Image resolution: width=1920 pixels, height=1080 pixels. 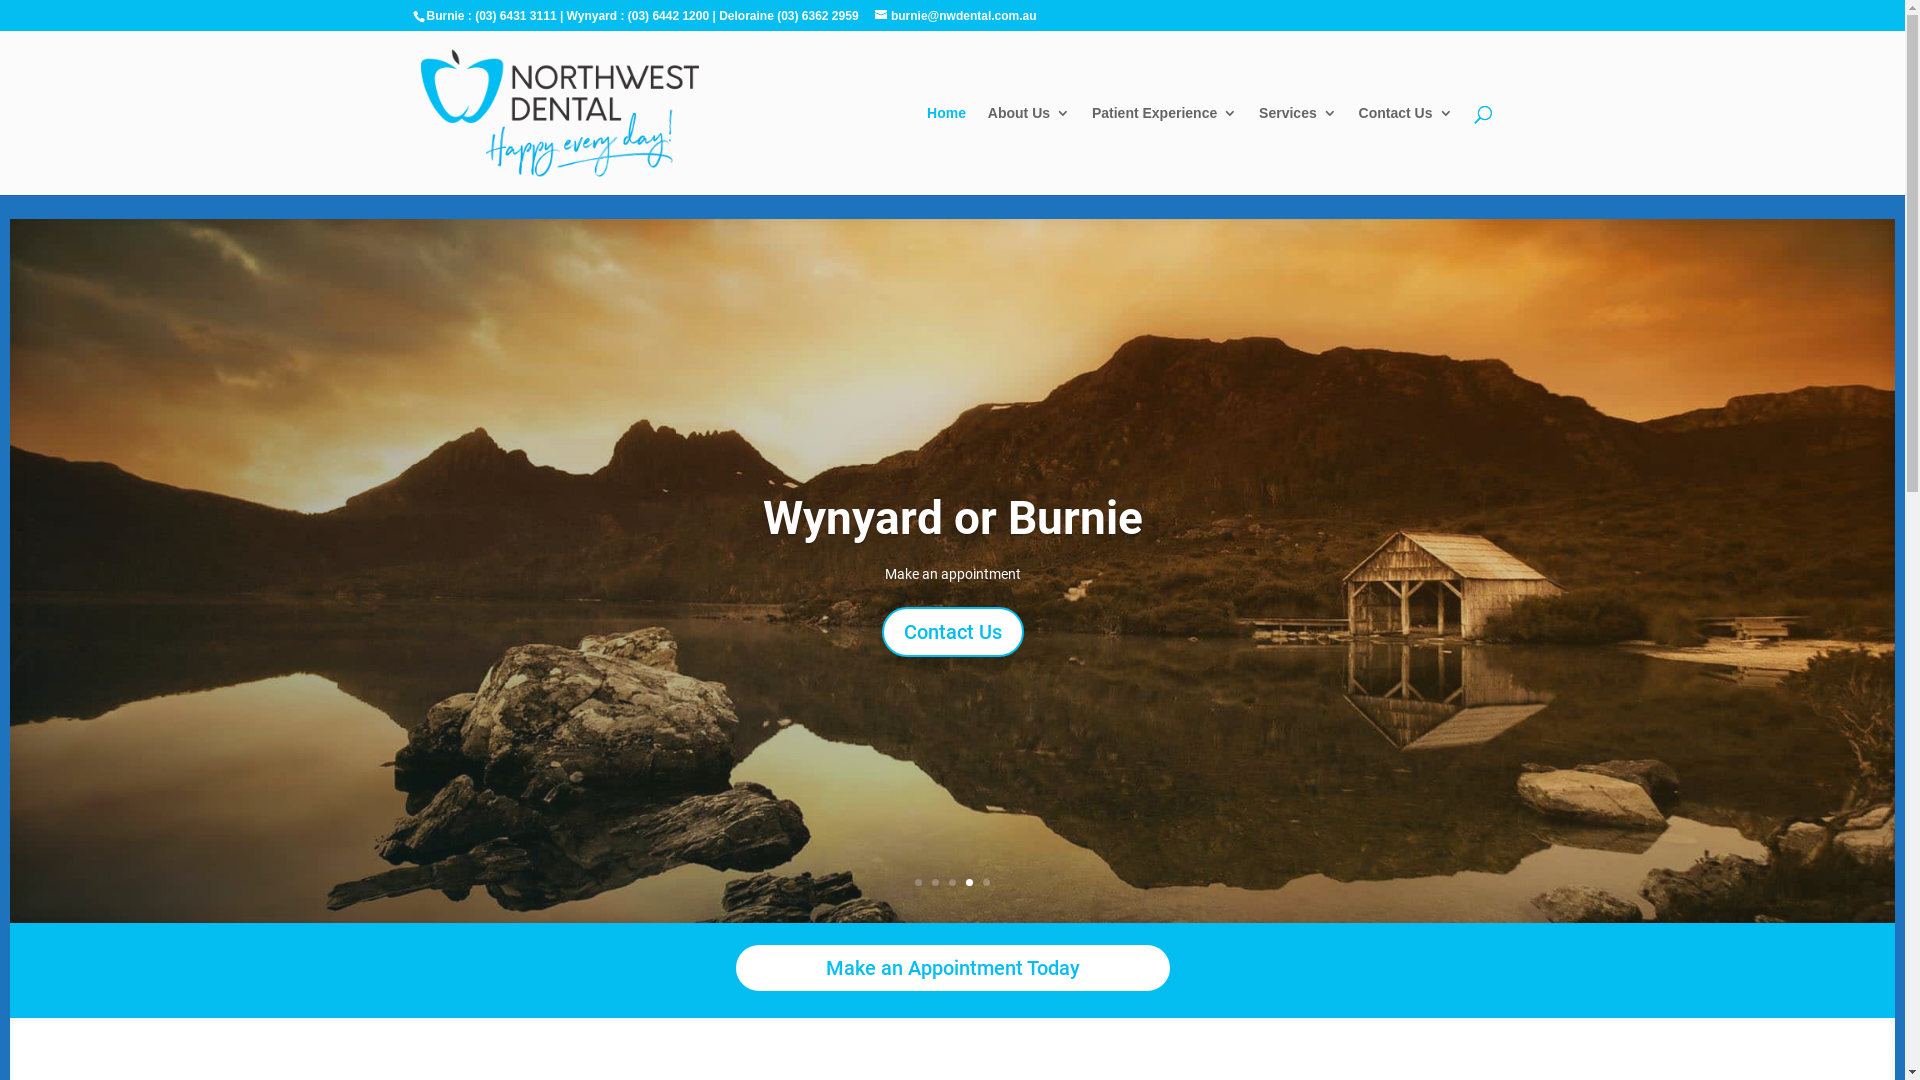 What do you see at coordinates (945, 149) in the screenshot?
I see `'Home'` at bounding box center [945, 149].